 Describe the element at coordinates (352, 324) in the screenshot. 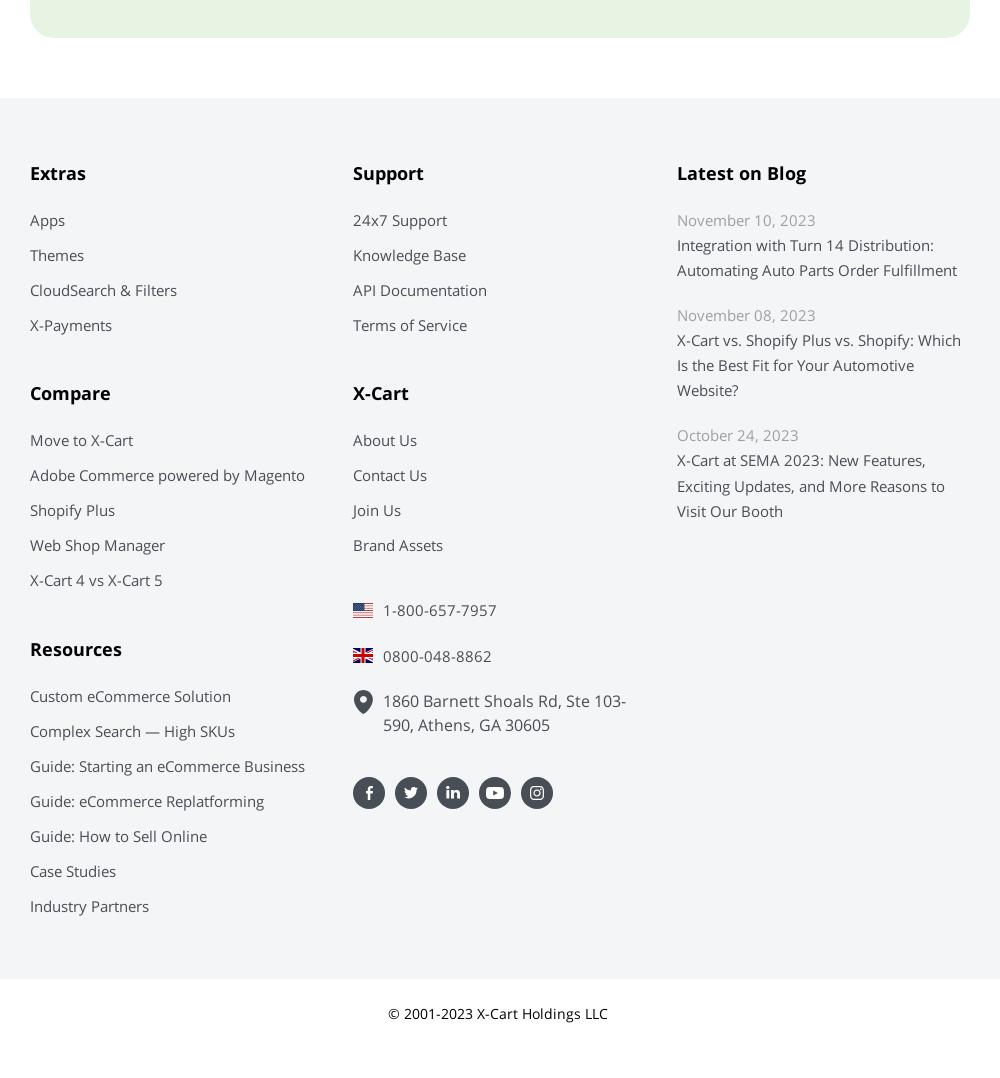

I see `'Terms of Service'` at that location.